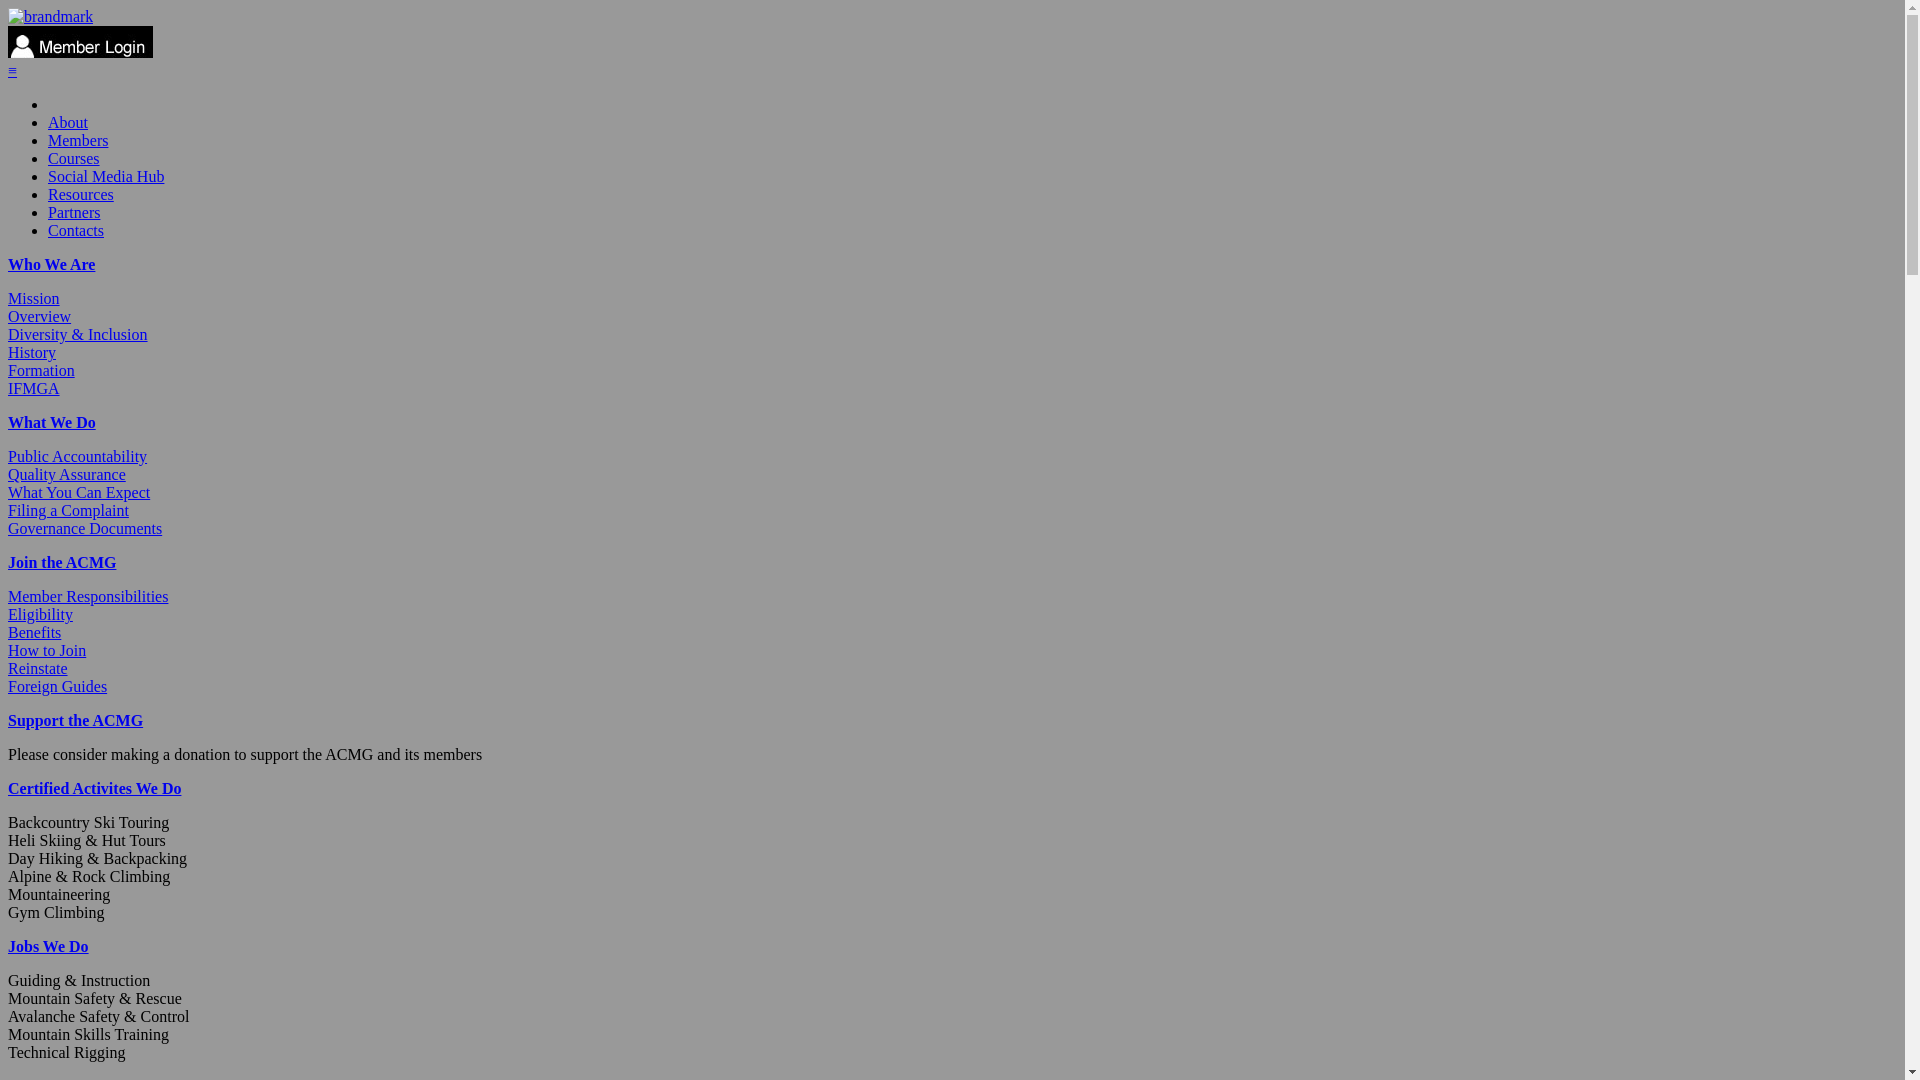 This screenshot has width=1920, height=1080. What do you see at coordinates (93, 787) in the screenshot?
I see `'Certified Activites We Do'` at bounding box center [93, 787].